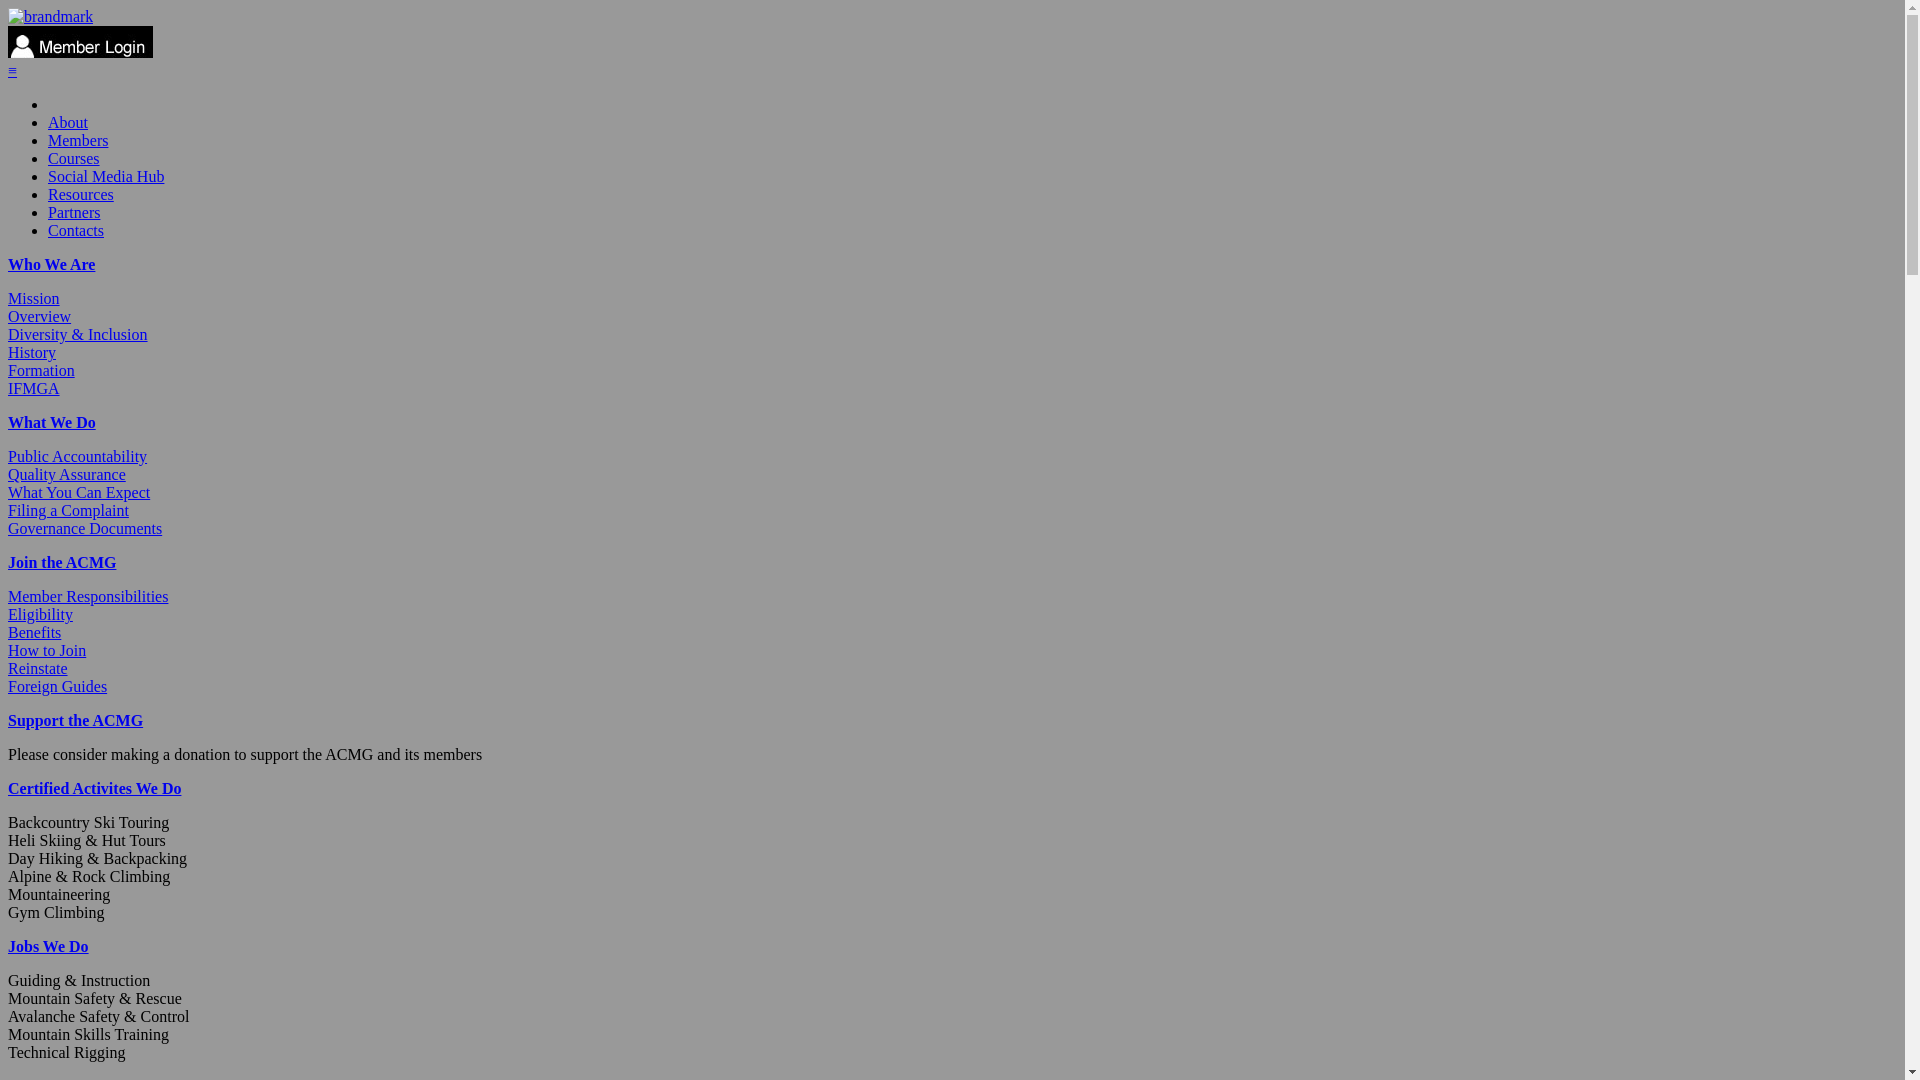 This screenshot has width=1920, height=1080. What do you see at coordinates (93, 787) in the screenshot?
I see `'Certified Activites We Do'` at bounding box center [93, 787].